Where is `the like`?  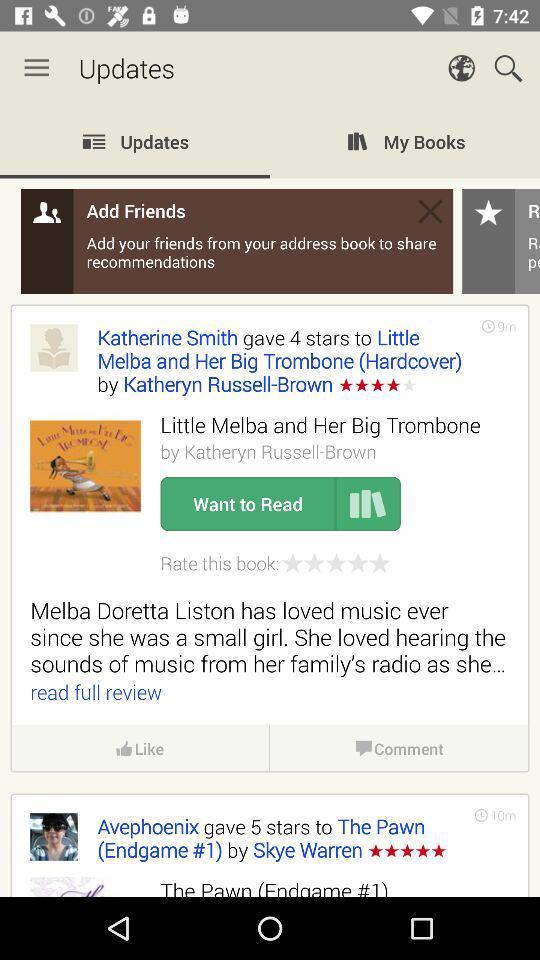
the like is located at coordinates (139, 747).